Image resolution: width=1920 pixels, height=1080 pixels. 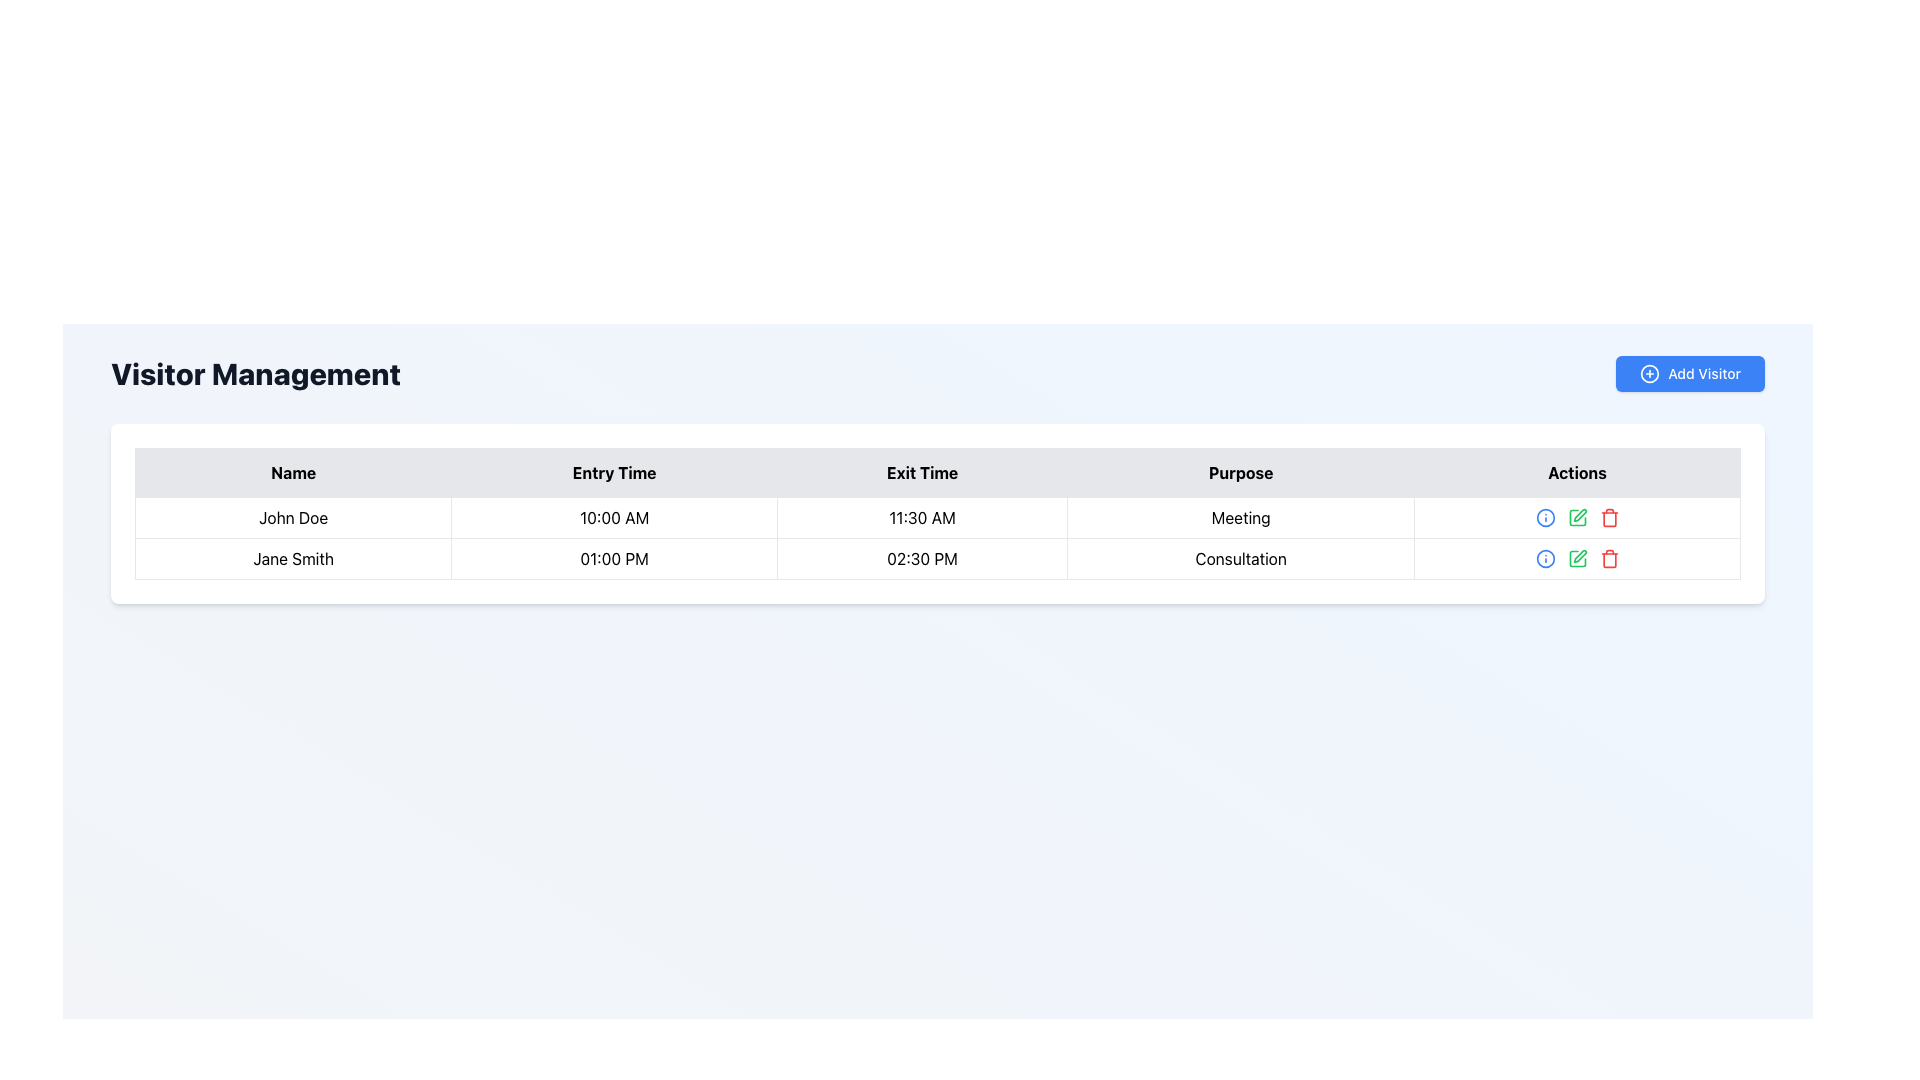 What do you see at coordinates (1650, 374) in the screenshot?
I see `the decorative icon located on the leftmost part of the blue rectangular button, which is situated in the top right corner of the interface, next` at bounding box center [1650, 374].